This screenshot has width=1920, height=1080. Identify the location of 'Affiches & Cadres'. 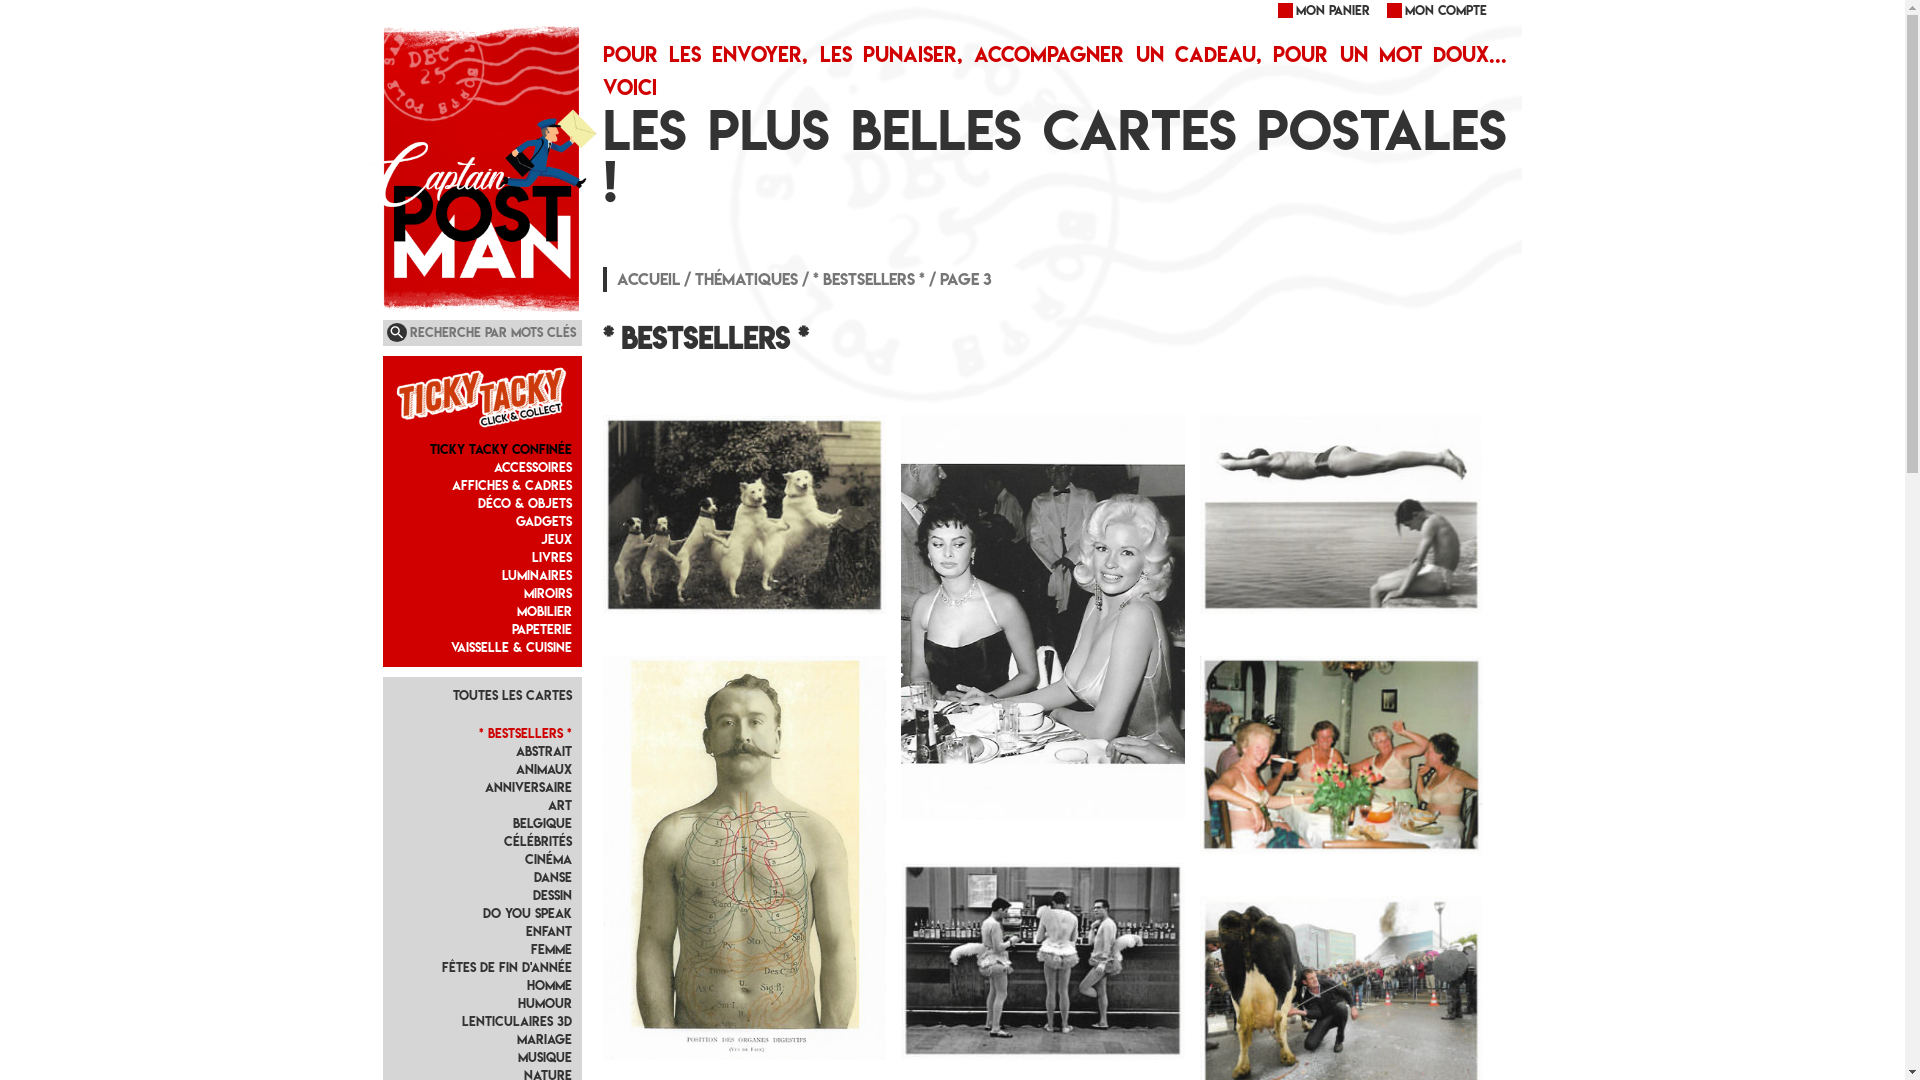
(512, 485).